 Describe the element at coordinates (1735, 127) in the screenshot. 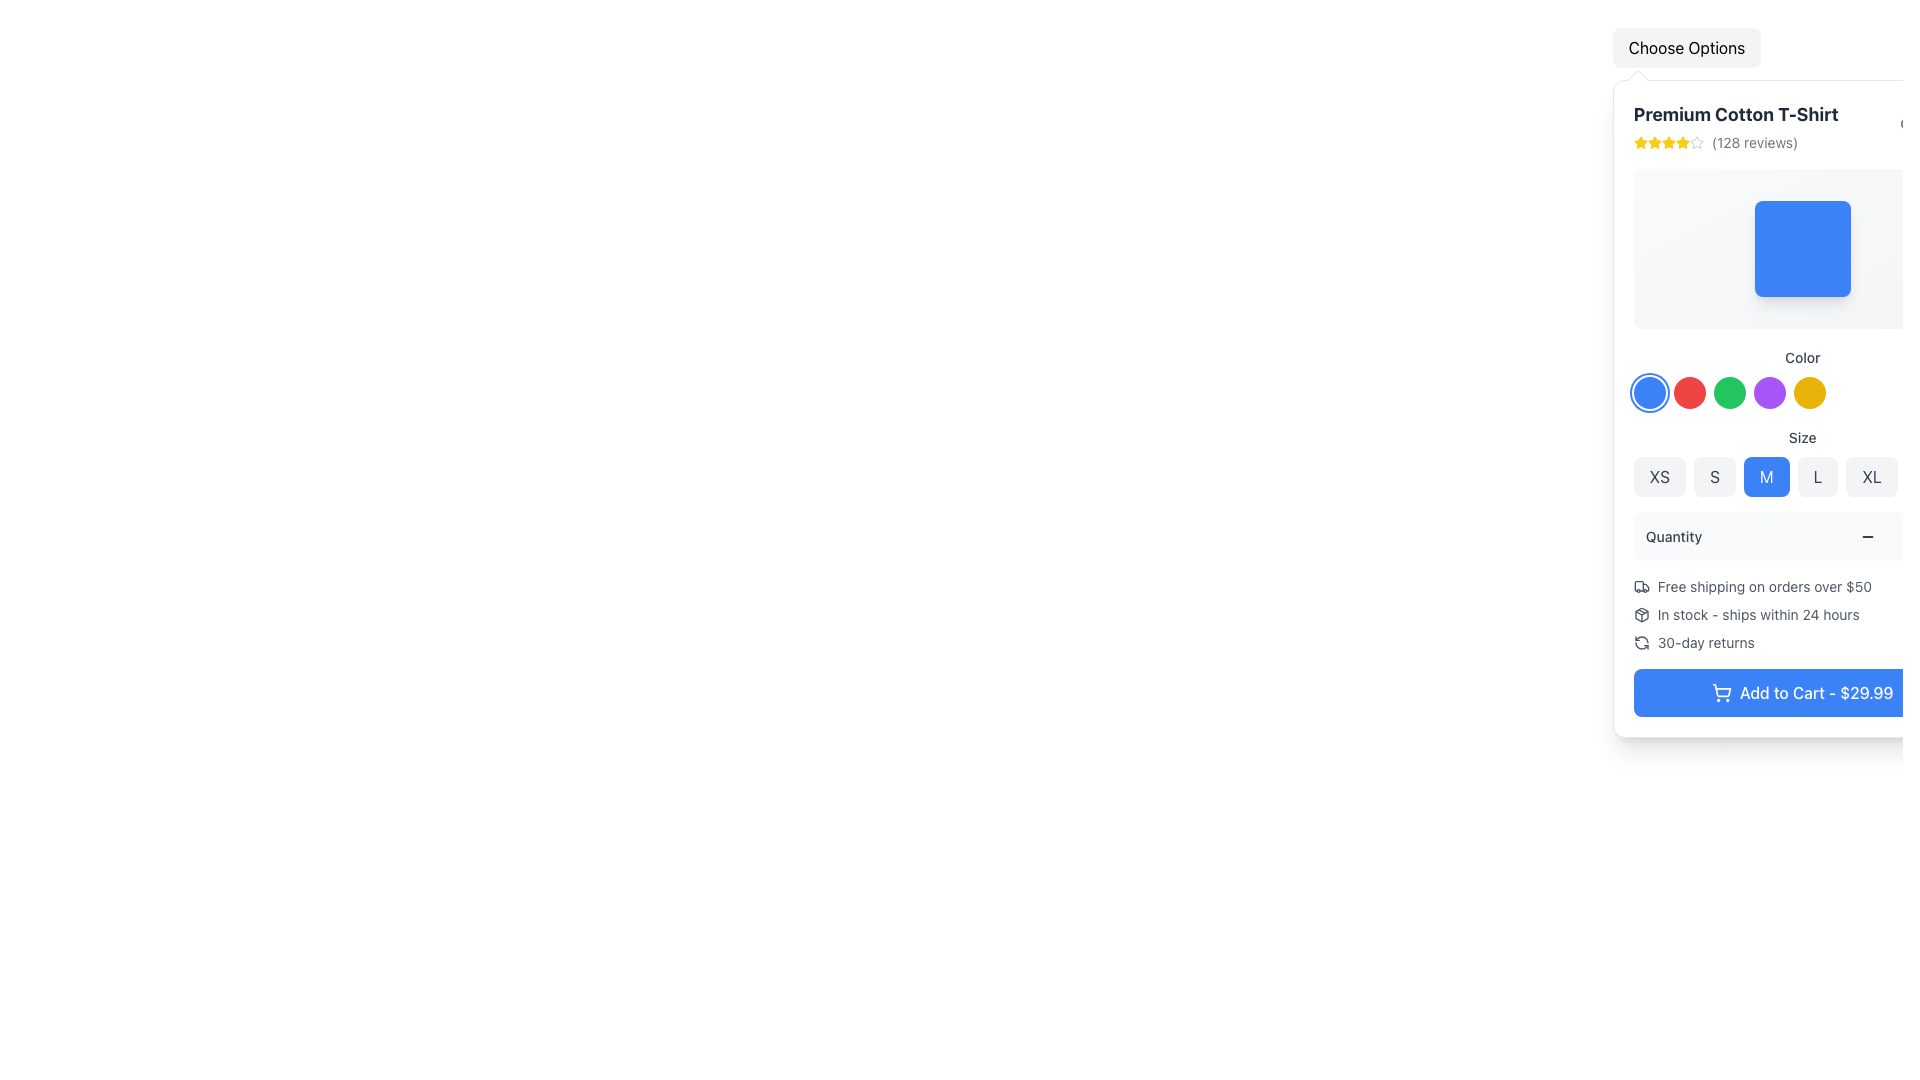

I see `text from the Text Label with Rating Component located at the top right of the layout, which displays the product title and its associated review rating` at that location.